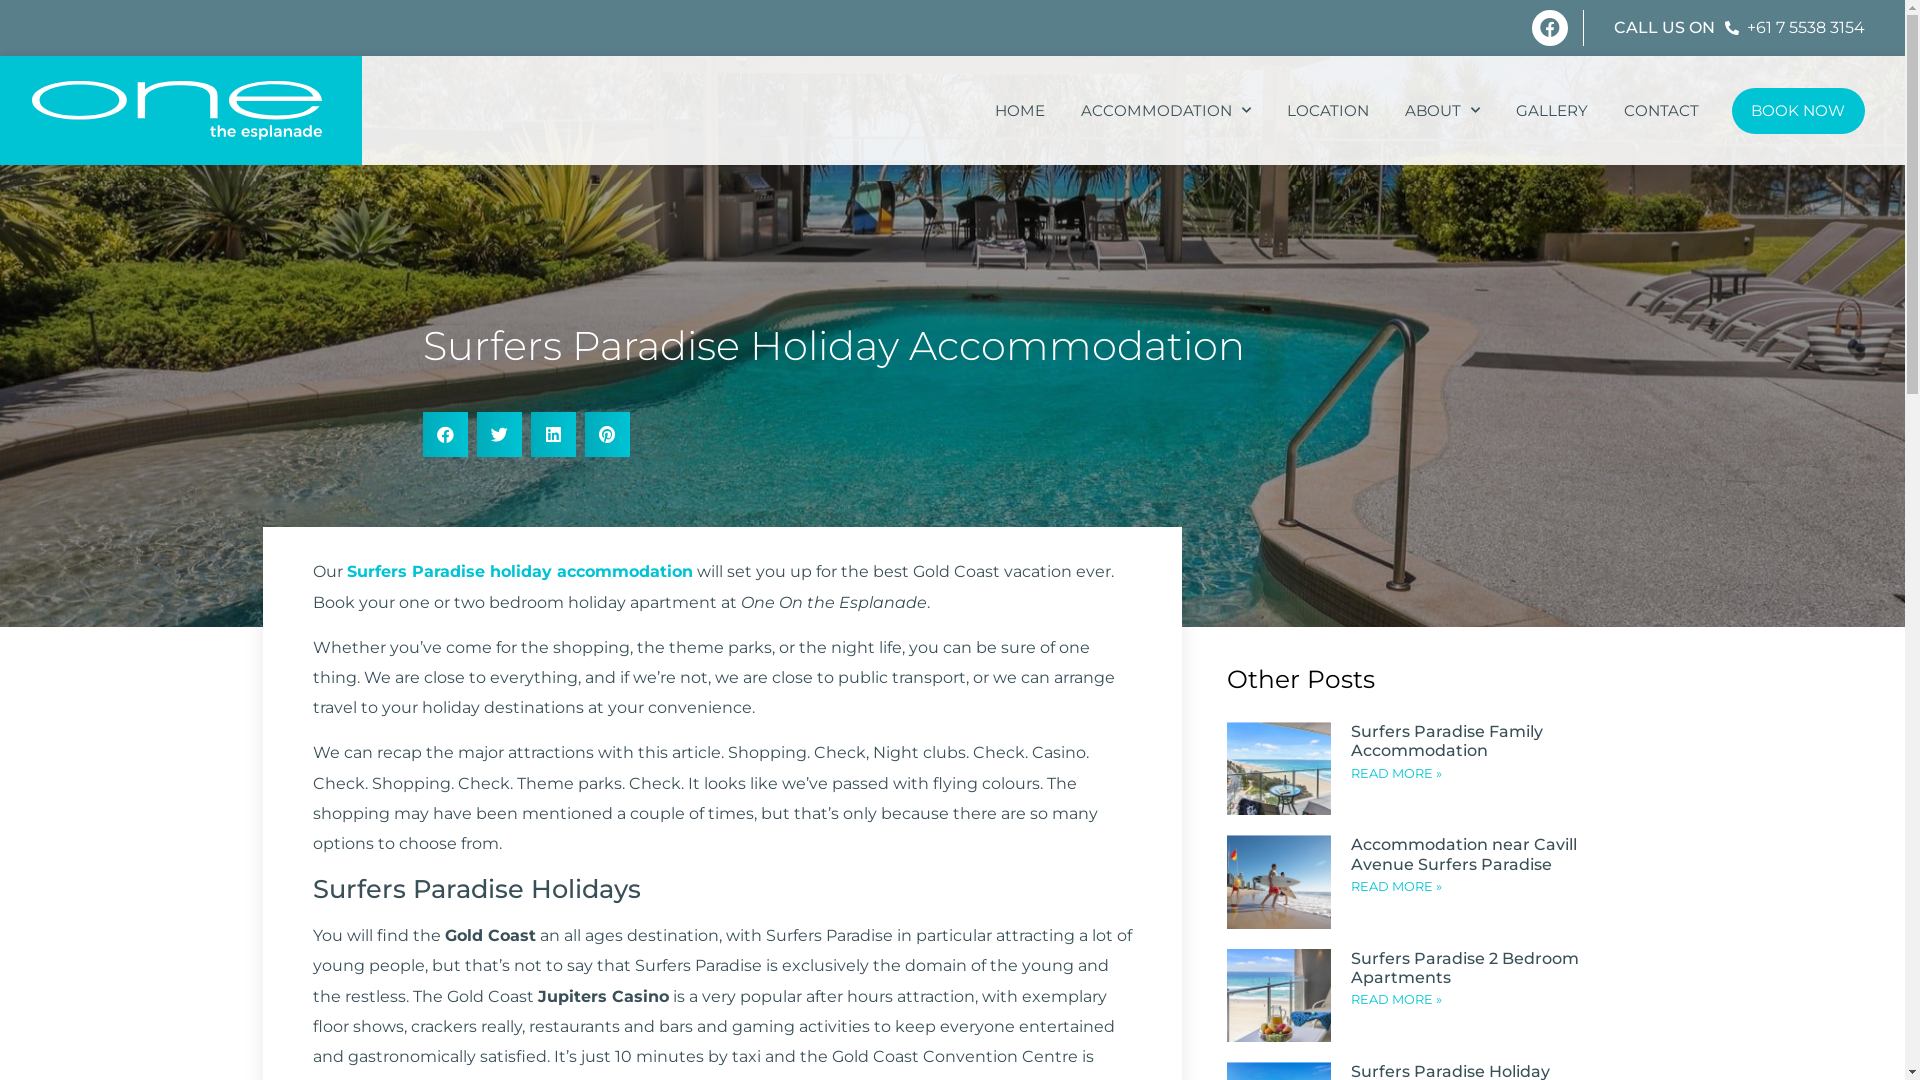 The width and height of the screenshot is (1920, 1080). What do you see at coordinates (1661, 111) in the screenshot?
I see `'CONTACT'` at bounding box center [1661, 111].